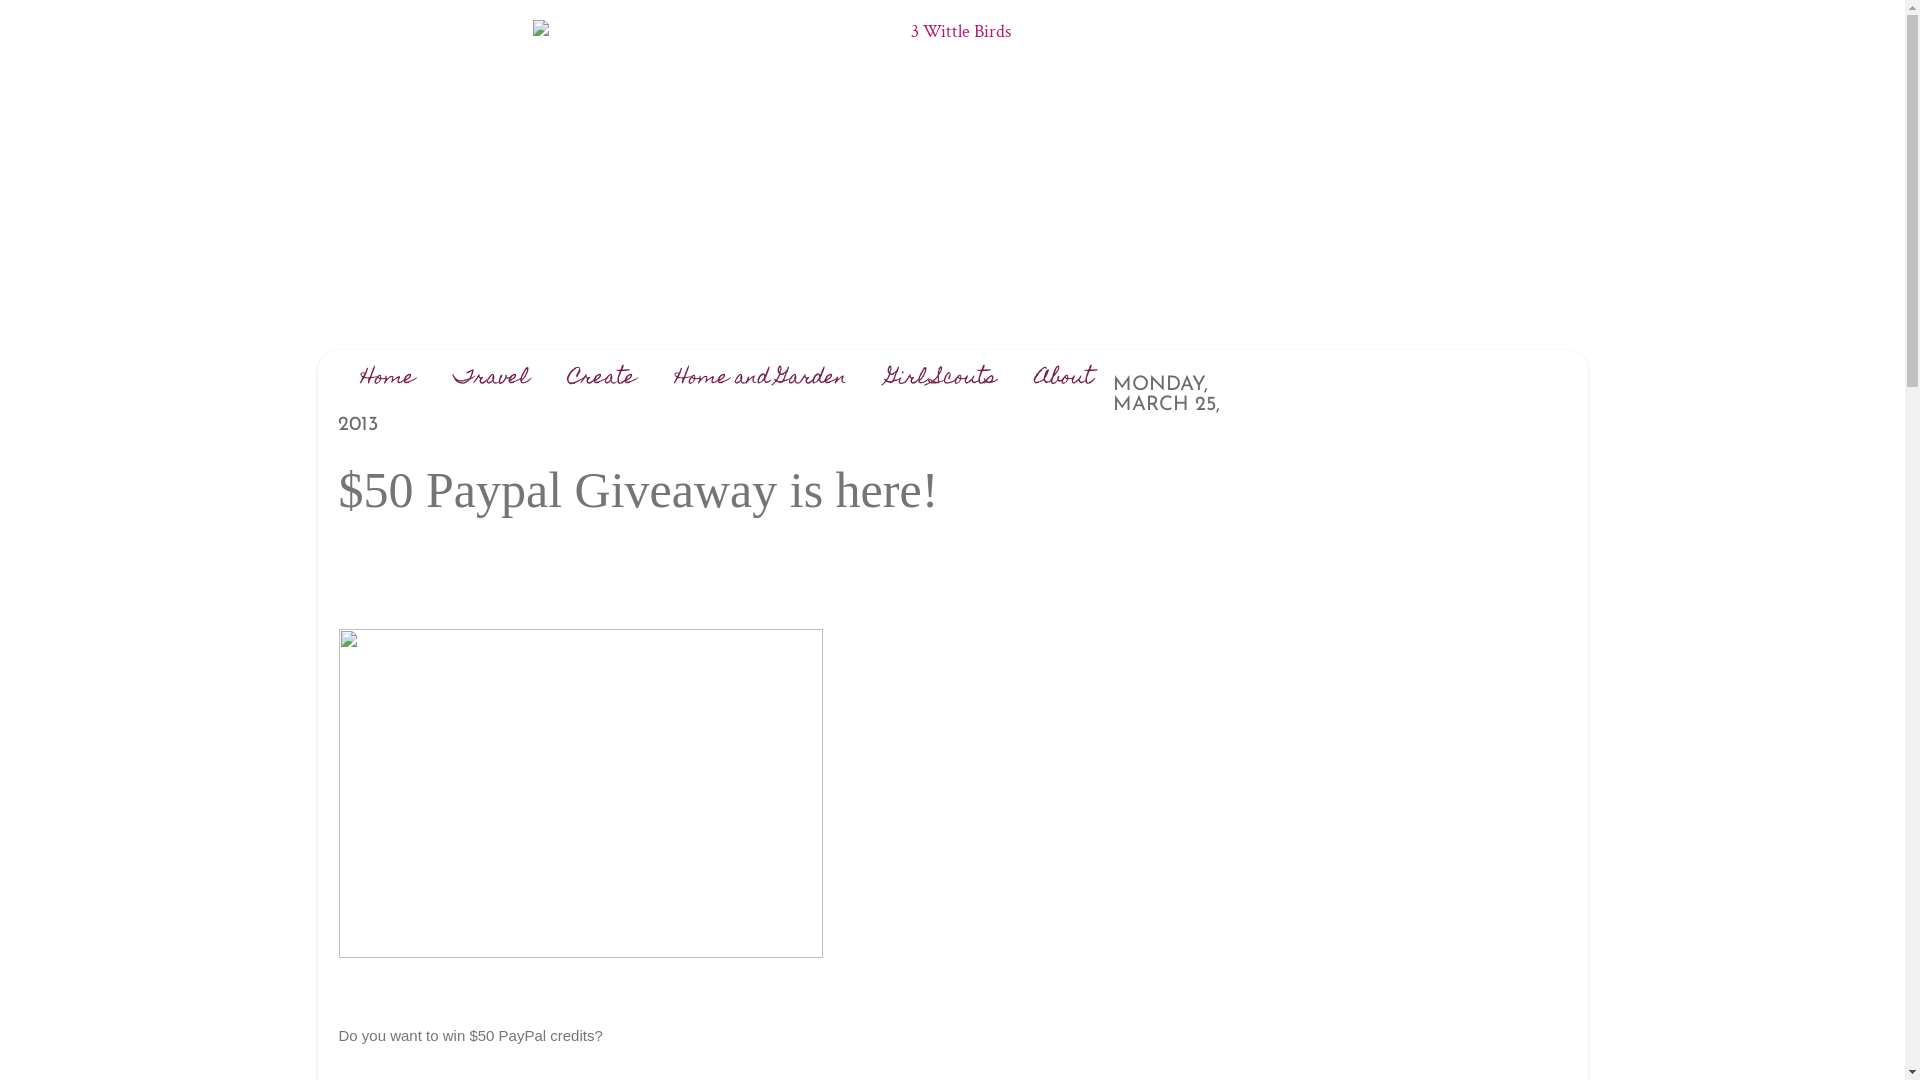 The width and height of the screenshot is (1920, 1080). What do you see at coordinates (1017, 378) in the screenshot?
I see `'About'` at bounding box center [1017, 378].